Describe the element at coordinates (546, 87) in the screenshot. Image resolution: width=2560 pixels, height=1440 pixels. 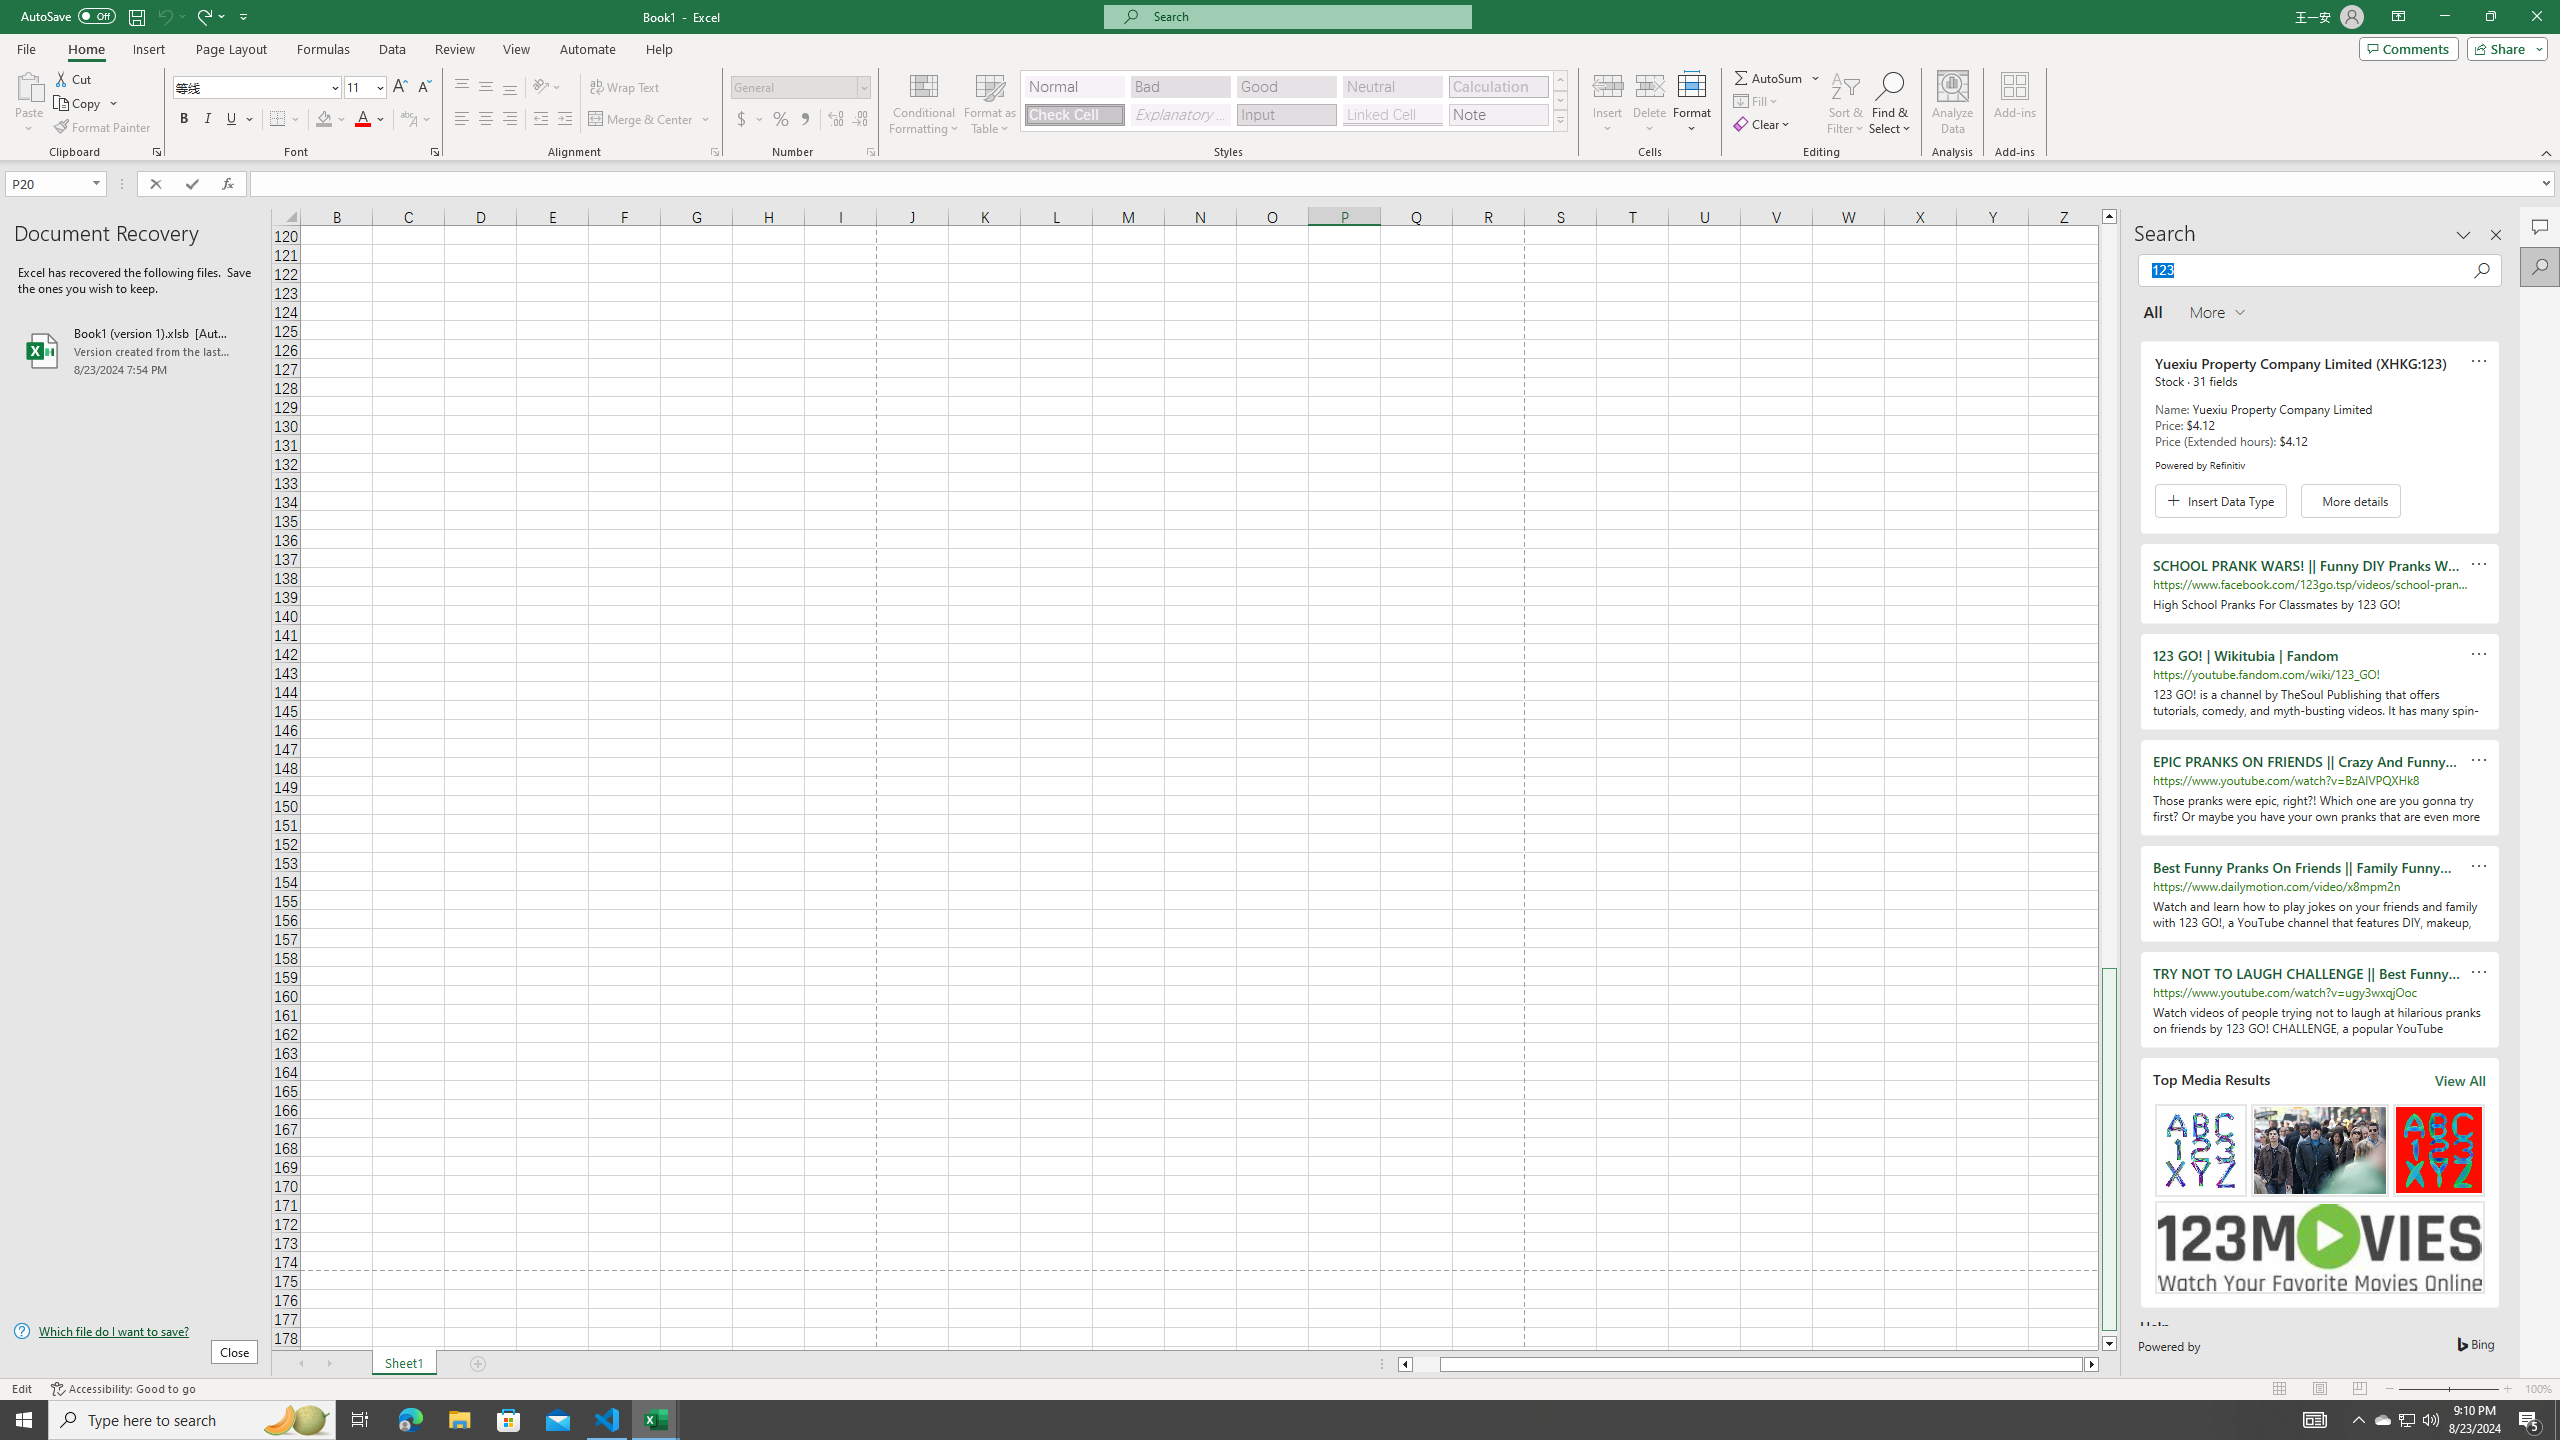
I see `'Orientation'` at that location.